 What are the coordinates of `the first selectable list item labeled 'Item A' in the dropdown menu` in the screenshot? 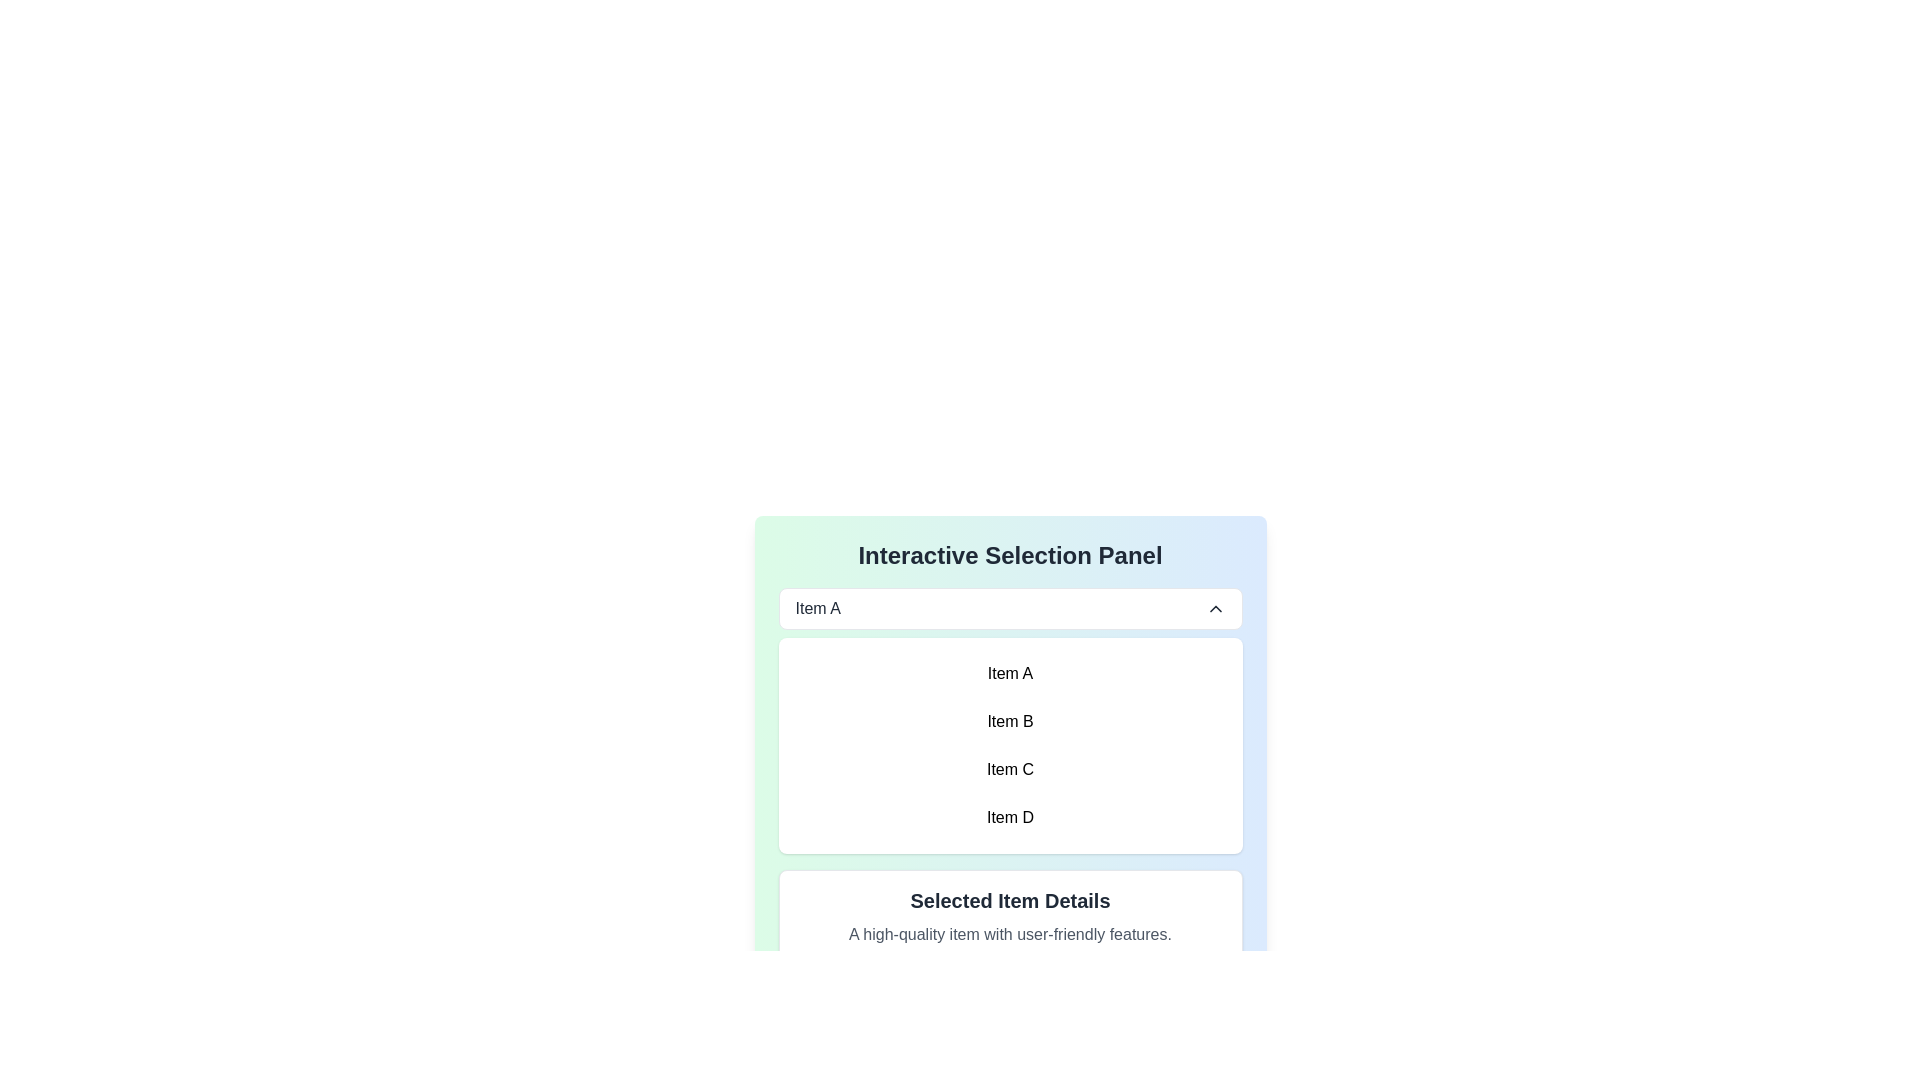 It's located at (1010, 674).